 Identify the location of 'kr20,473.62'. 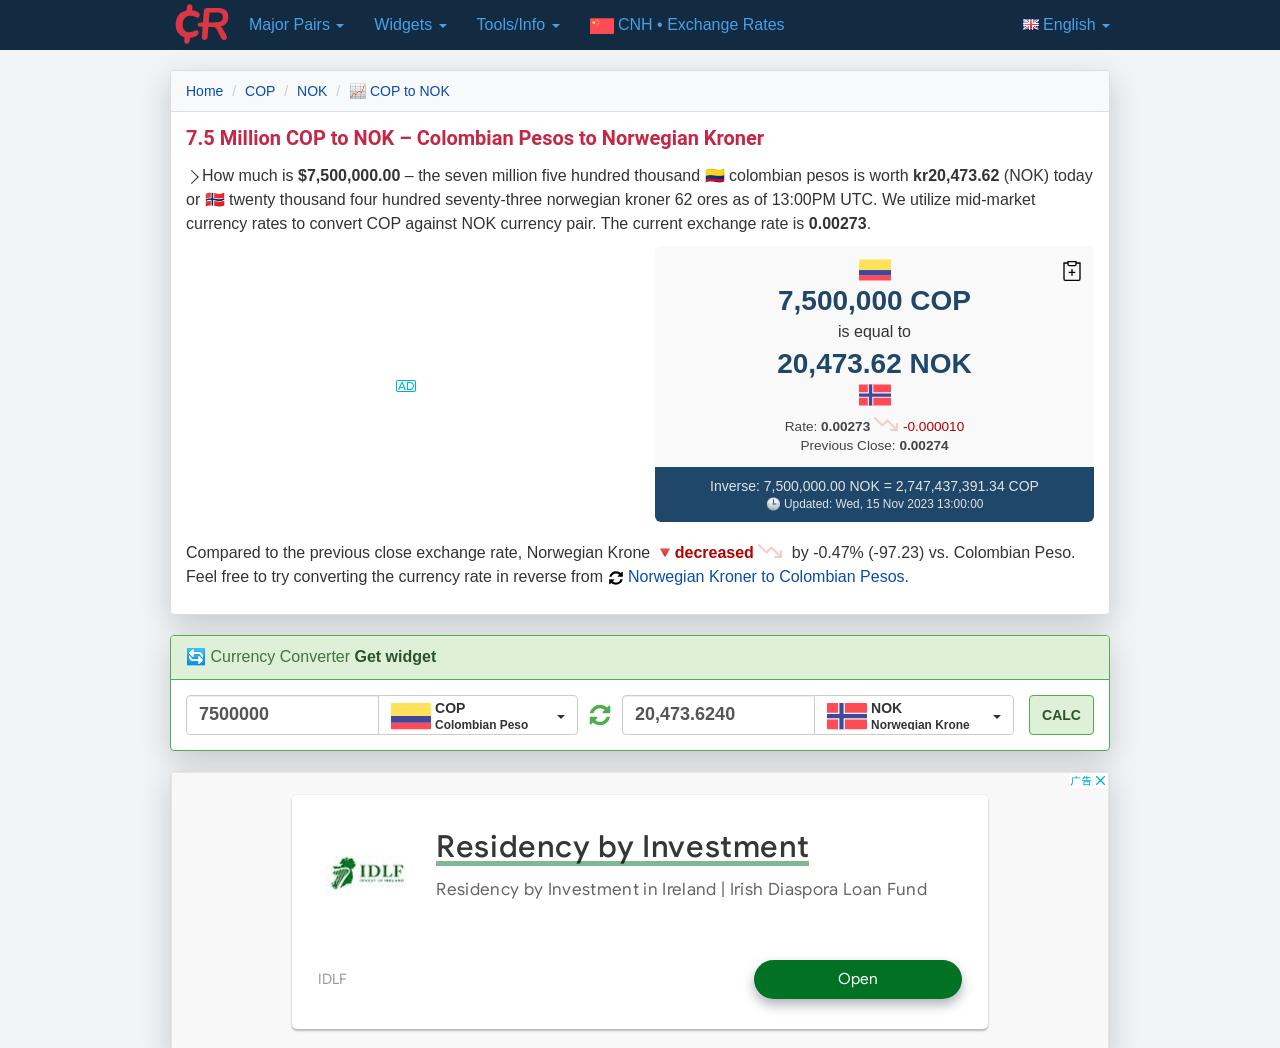
(955, 174).